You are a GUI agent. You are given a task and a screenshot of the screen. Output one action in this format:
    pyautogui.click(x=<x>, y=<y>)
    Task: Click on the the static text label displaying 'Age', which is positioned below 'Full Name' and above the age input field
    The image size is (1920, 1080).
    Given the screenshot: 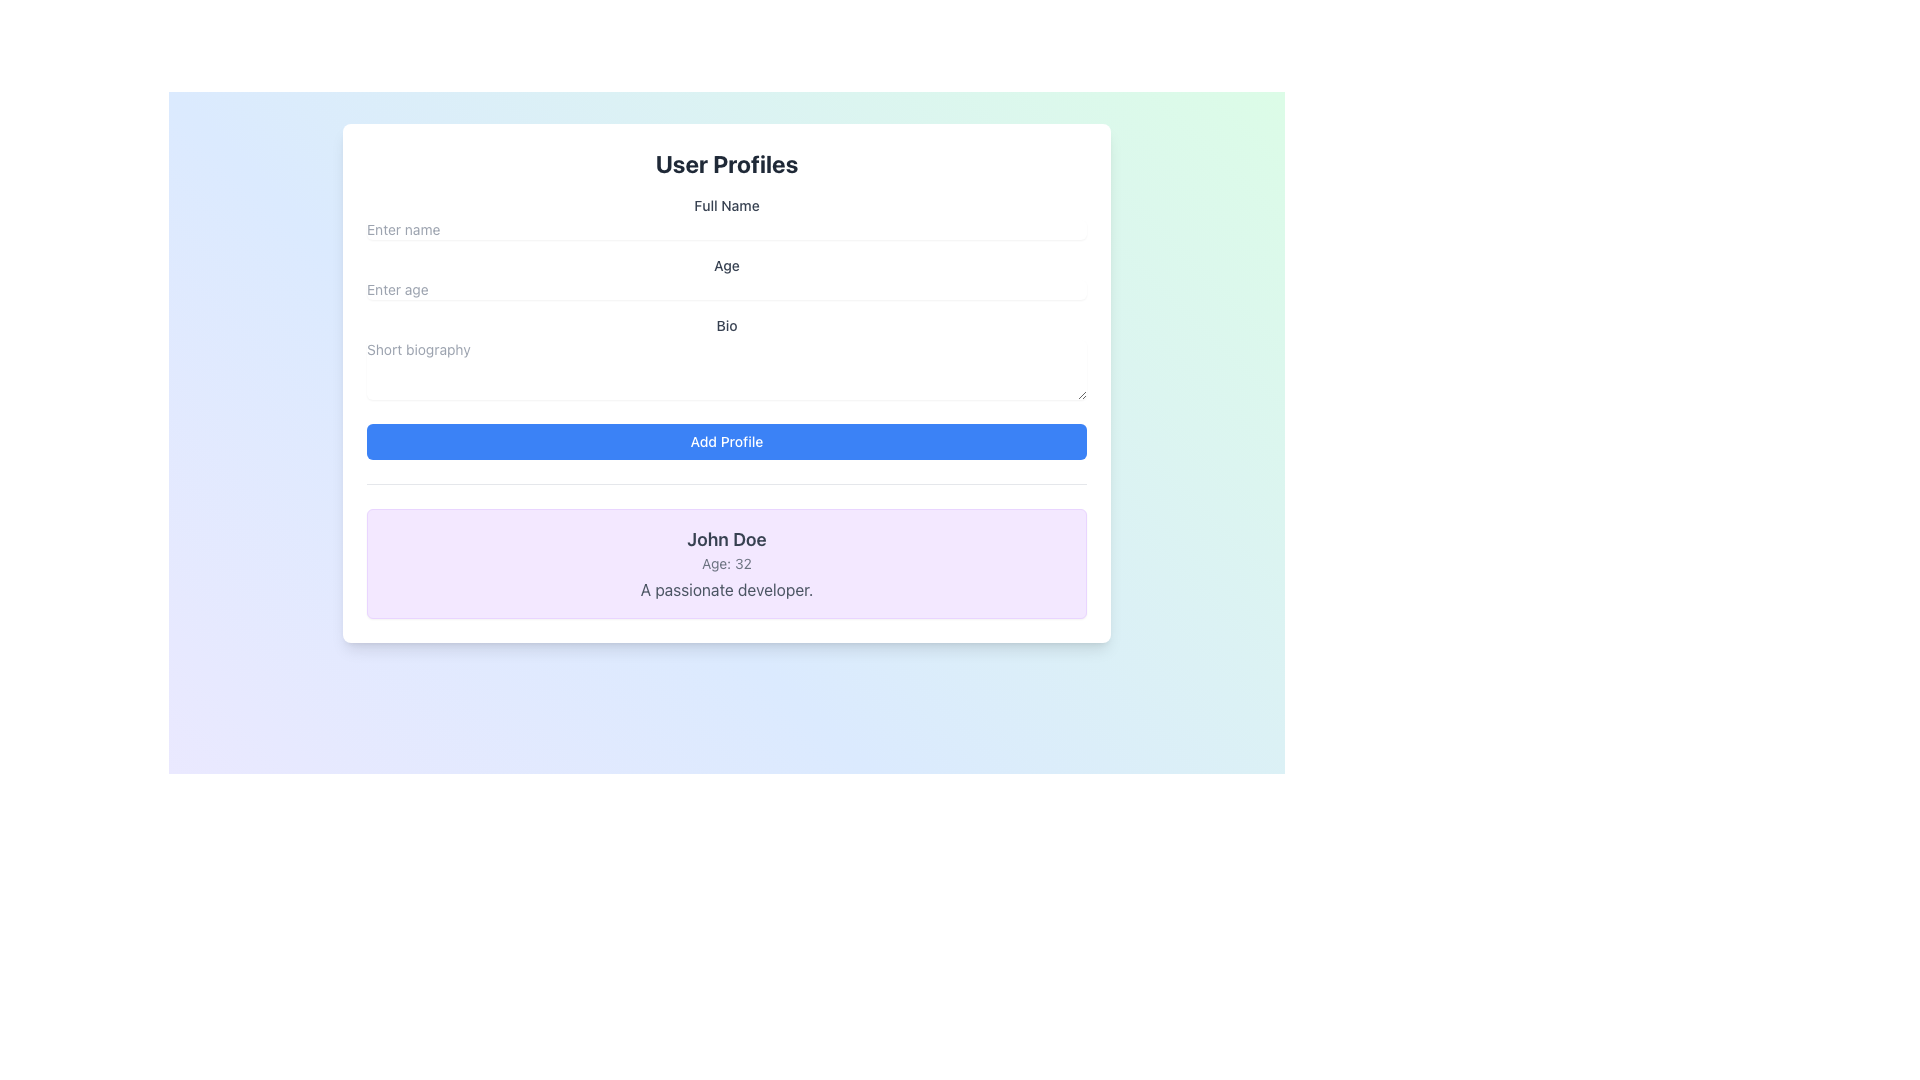 What is the action you would take?
    pyautogui.click(x=725, y=277)
    